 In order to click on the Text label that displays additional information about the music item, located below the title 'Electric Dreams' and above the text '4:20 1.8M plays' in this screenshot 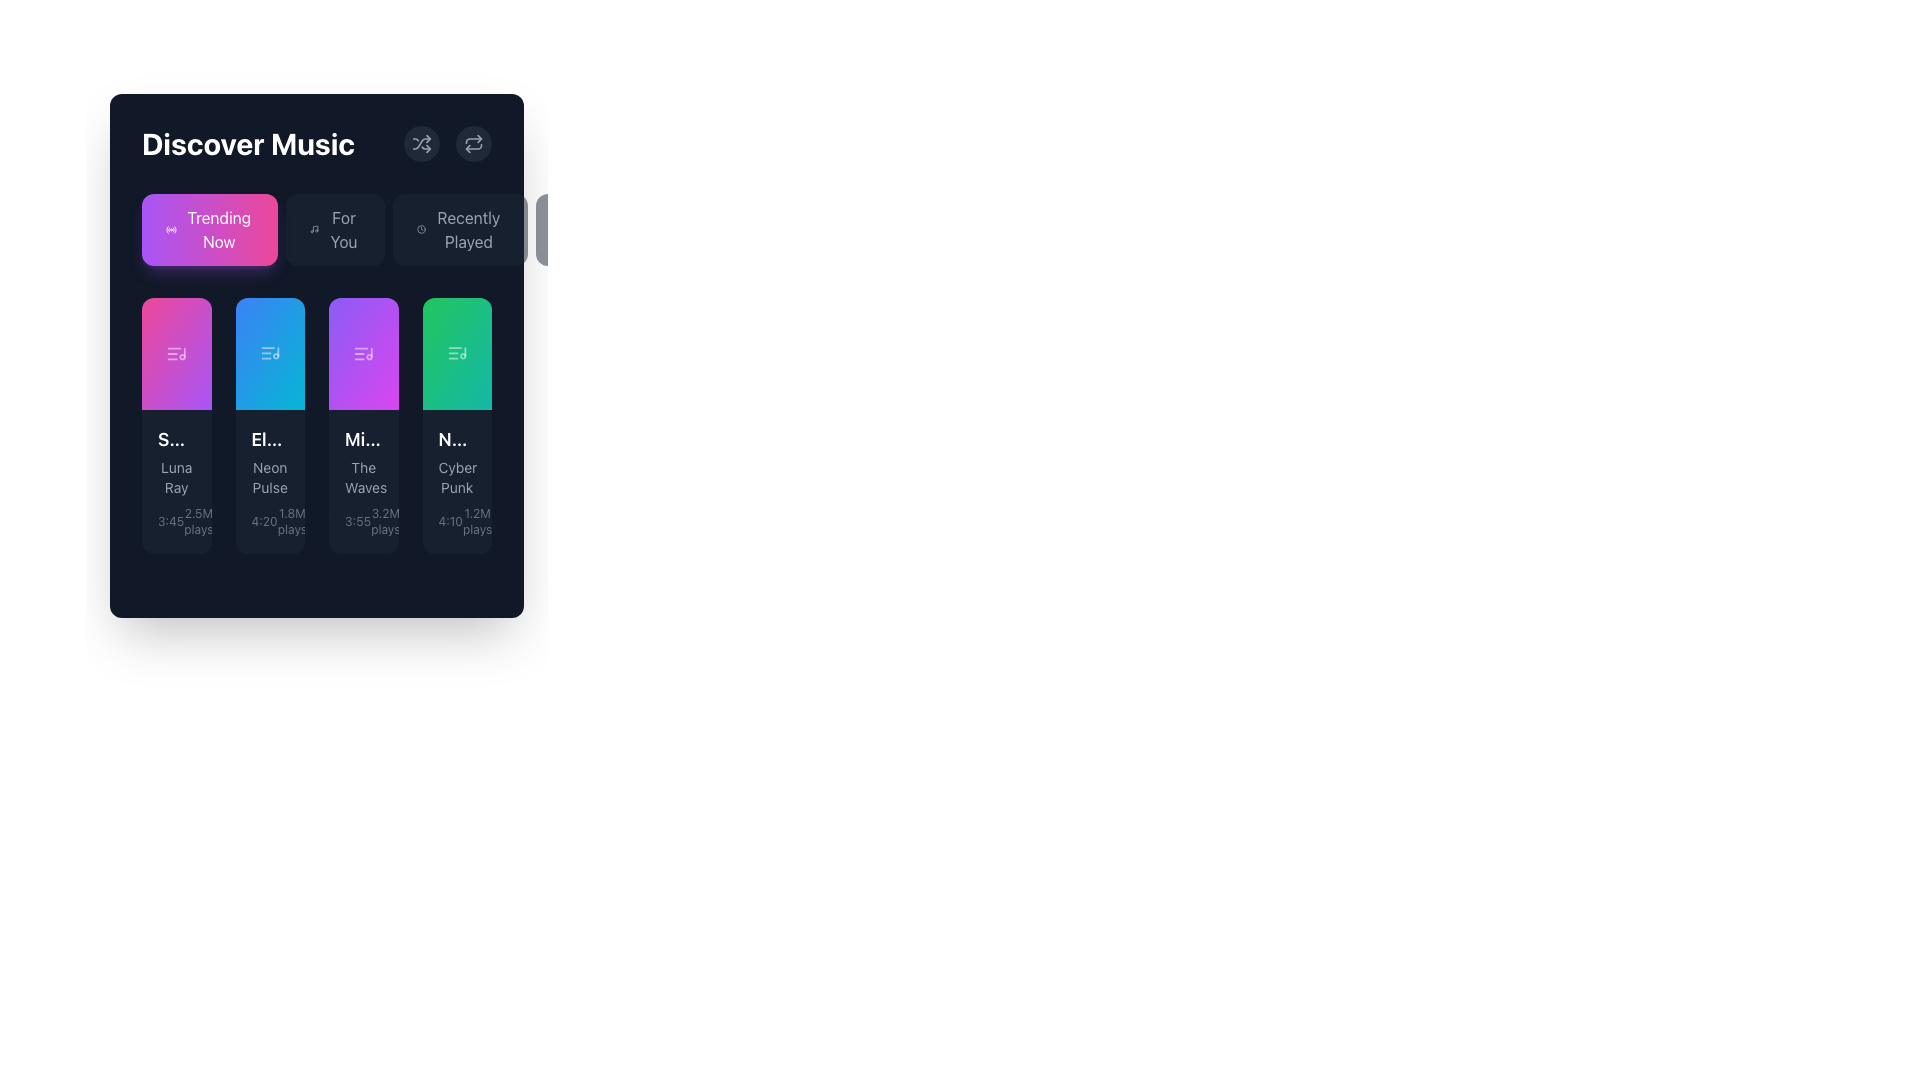, I will do `click(269, 478)`.